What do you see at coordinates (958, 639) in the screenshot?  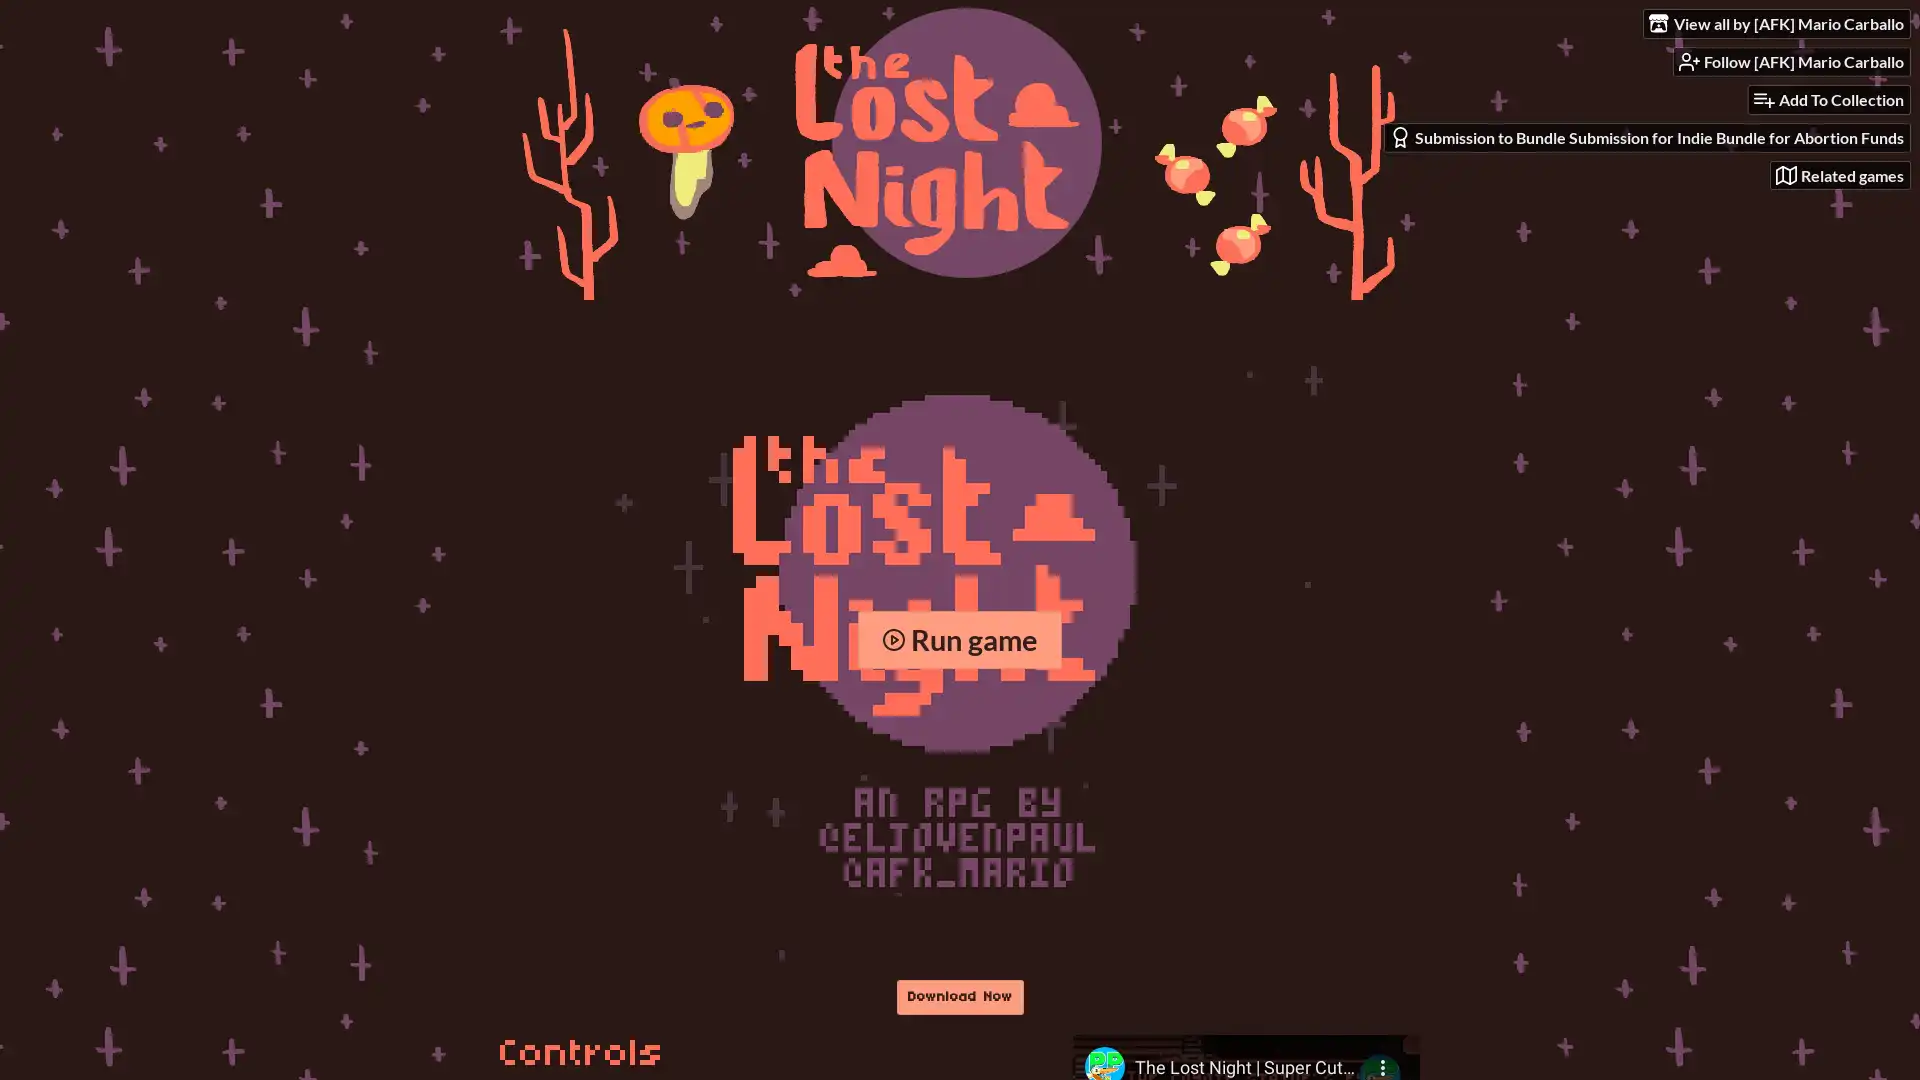 I see `Run game` at bounding box center [958, 639].